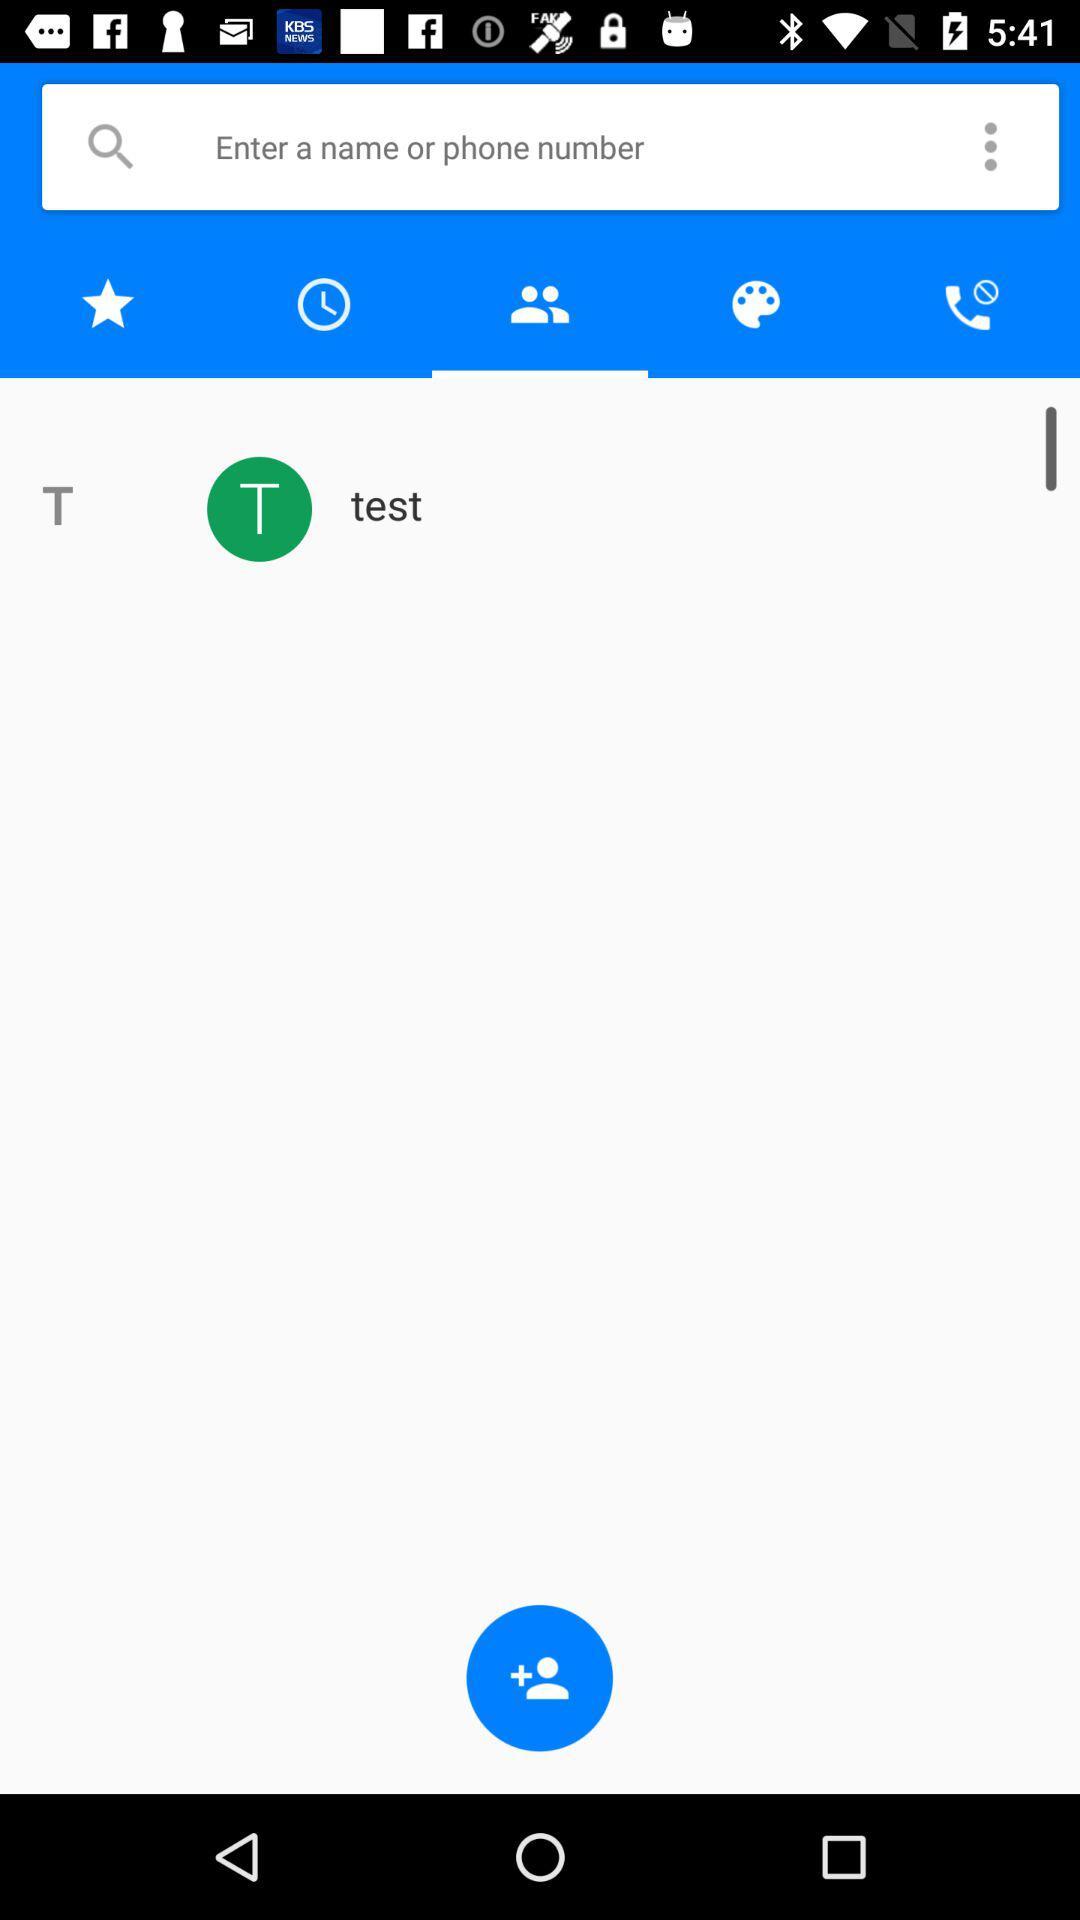 Image resolution: width=1080 pixels, height=1920 pixels. I want to click on the app above the test item, so click(540, 303).